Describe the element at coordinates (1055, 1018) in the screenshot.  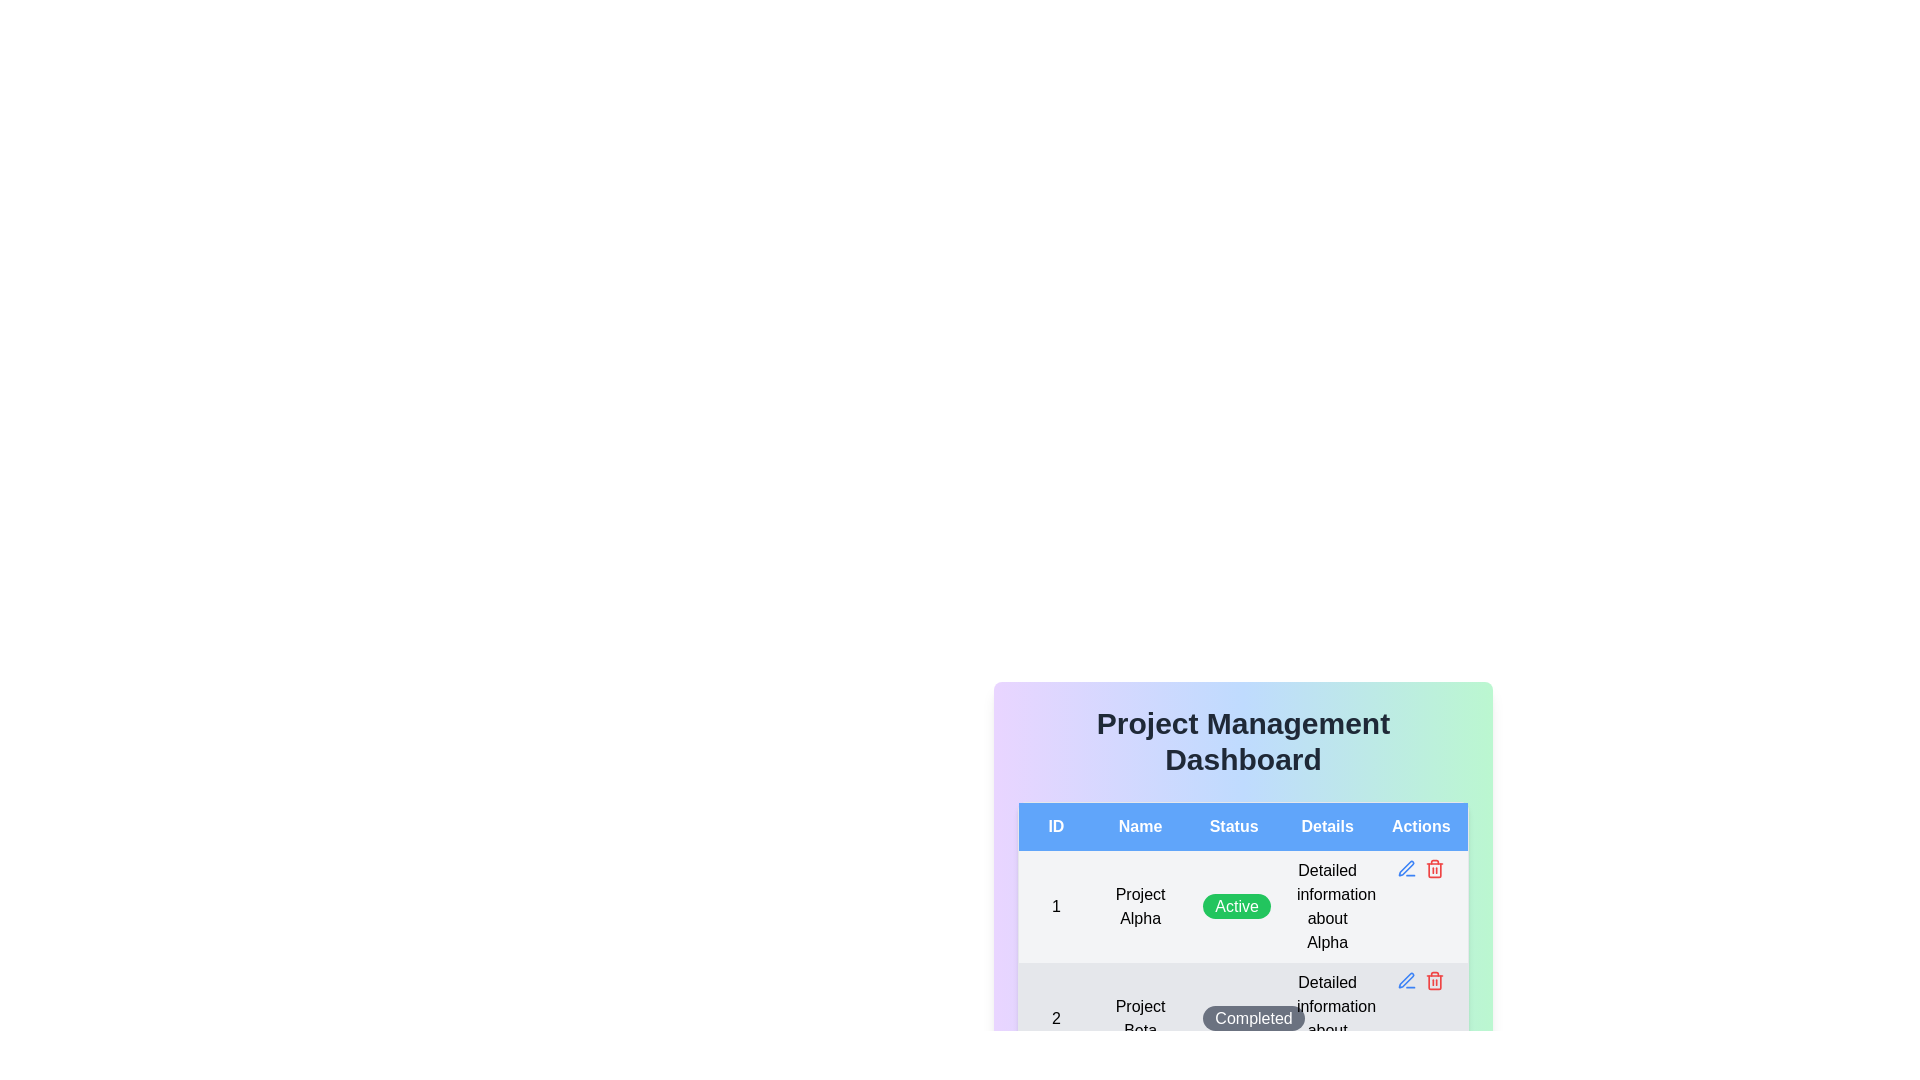
I see `the bold number '2' in the first column and second row of the table in the 'Project Management Dashboard' interface` at that location.